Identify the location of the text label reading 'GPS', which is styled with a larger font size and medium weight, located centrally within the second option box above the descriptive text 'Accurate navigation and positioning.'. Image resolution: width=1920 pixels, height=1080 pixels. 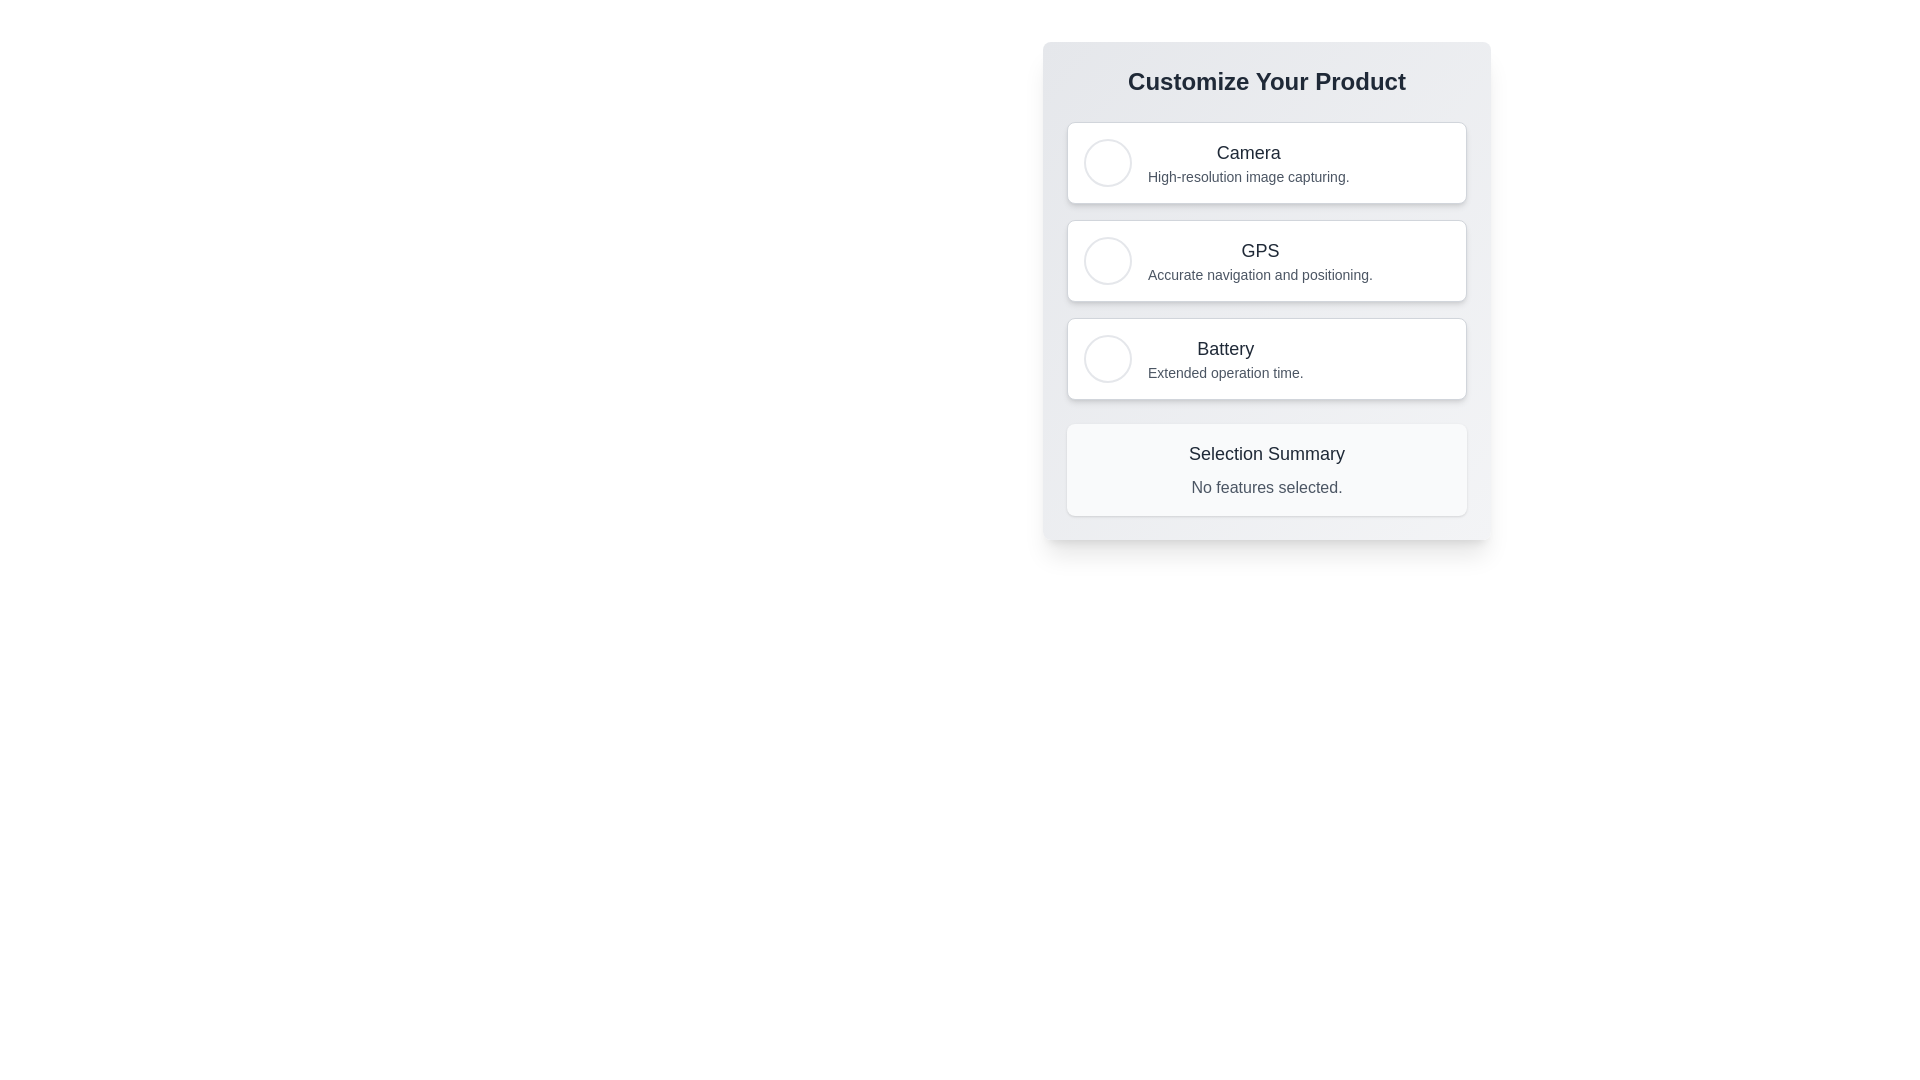
(1259, 249).